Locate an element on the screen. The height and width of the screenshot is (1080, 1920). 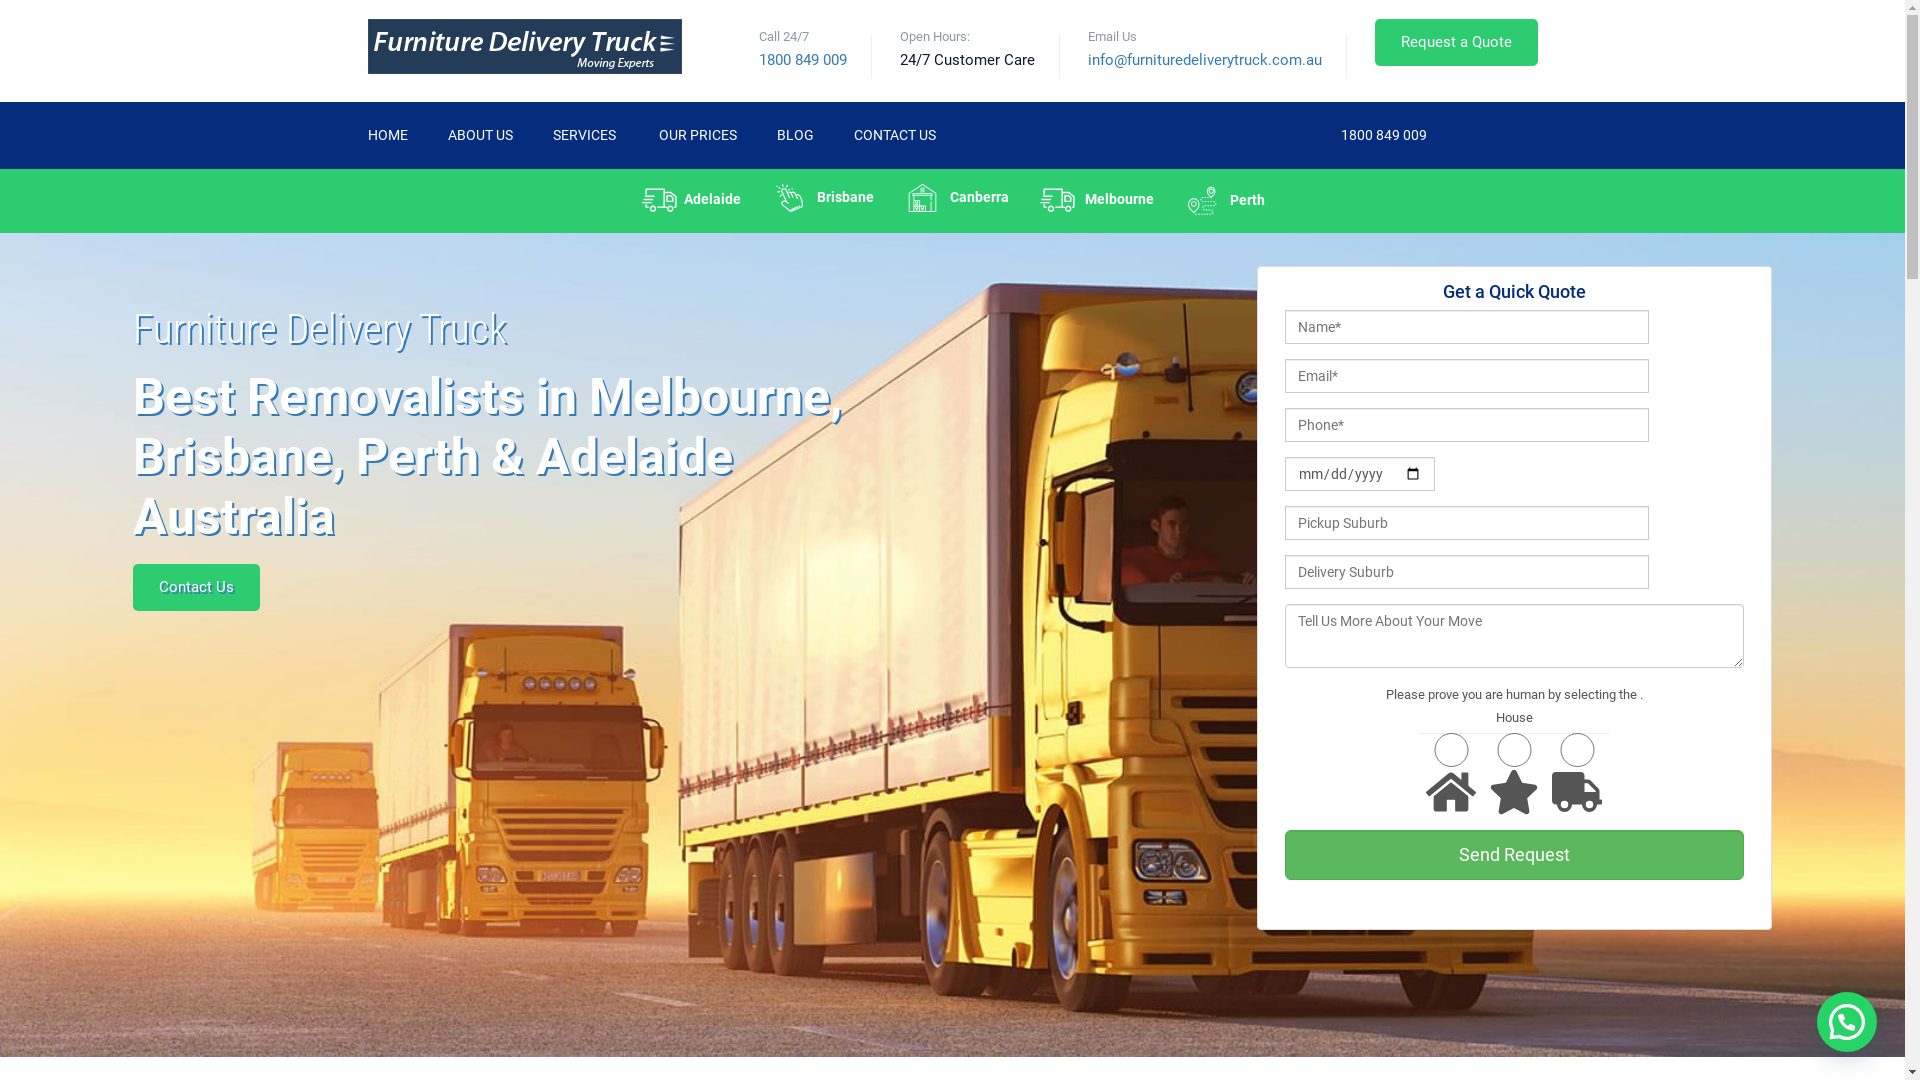
'SERVICES' is located at coordinates (584, 135).